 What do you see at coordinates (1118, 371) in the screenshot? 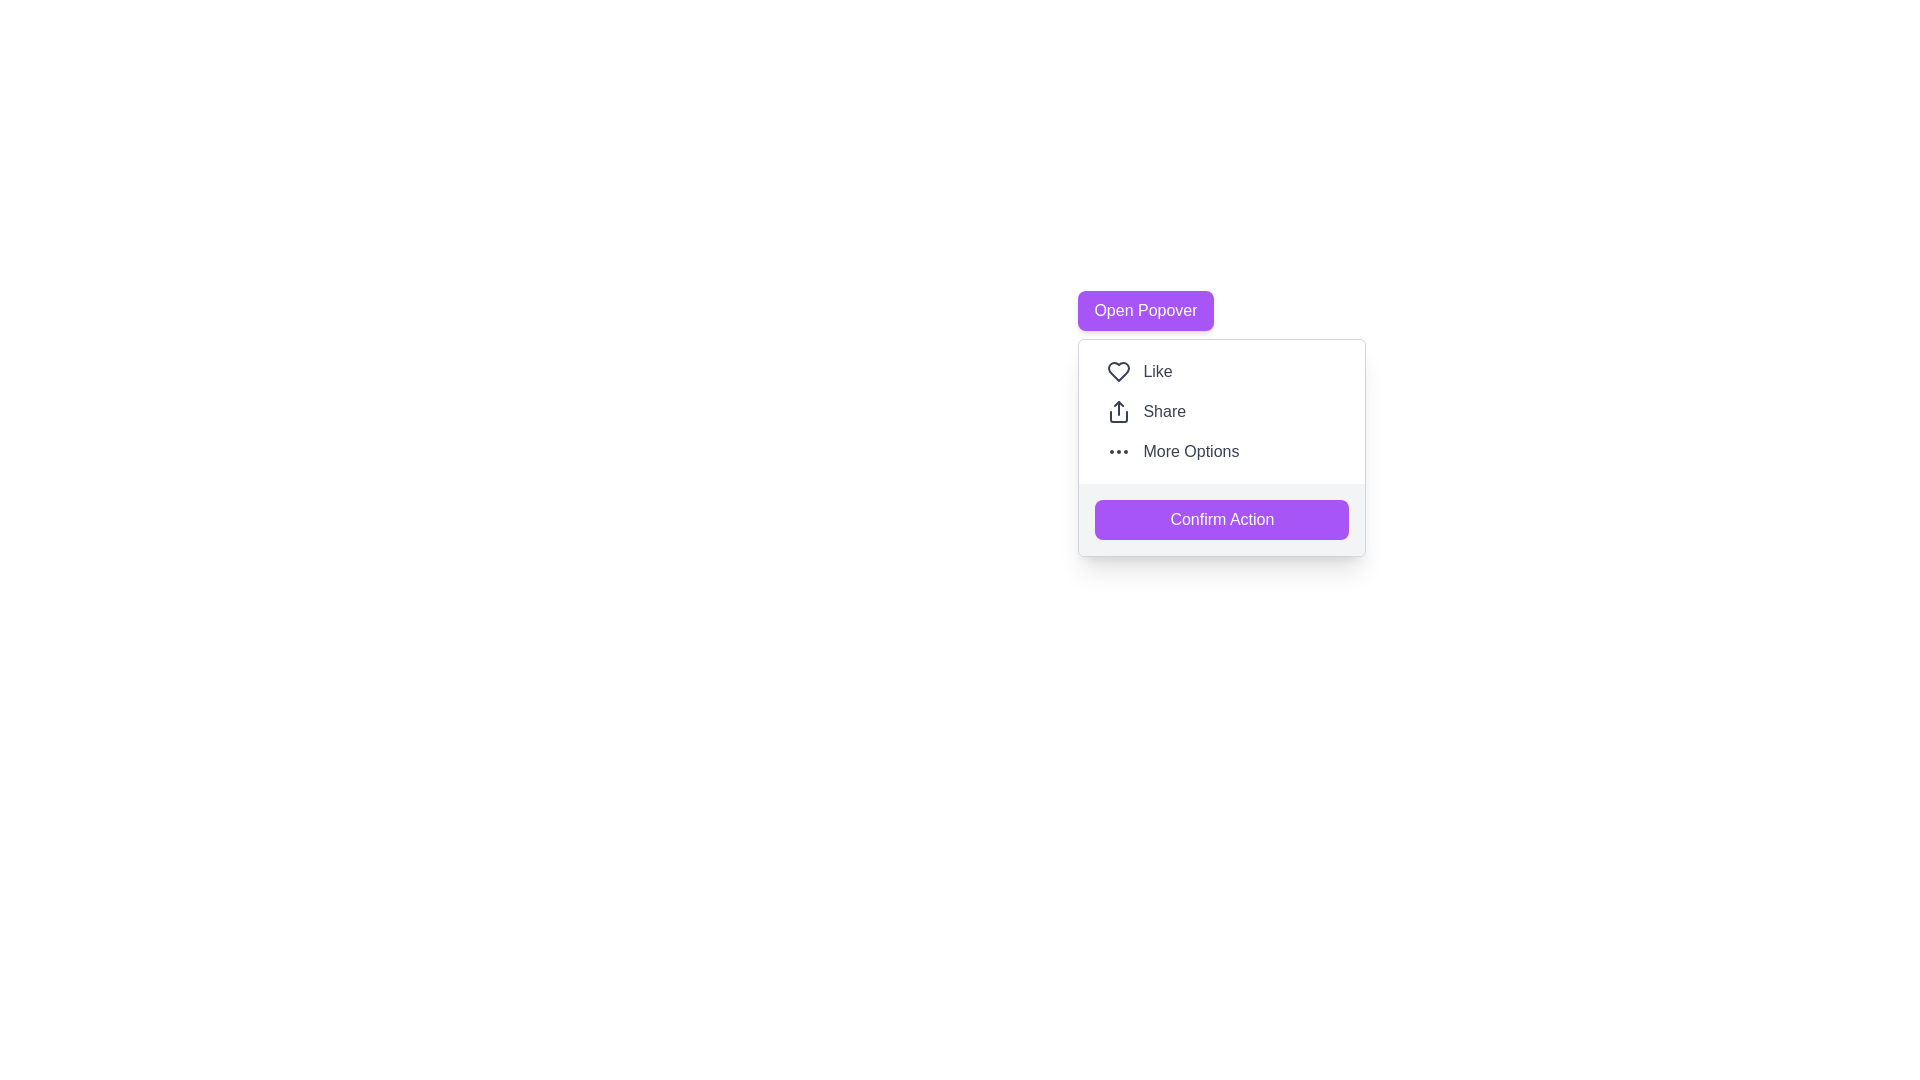
I see `the 'Like' icon located at the top of the options list in the popover component, which is visually associated with the label 'Like'` at bounding box center [1118, 371].